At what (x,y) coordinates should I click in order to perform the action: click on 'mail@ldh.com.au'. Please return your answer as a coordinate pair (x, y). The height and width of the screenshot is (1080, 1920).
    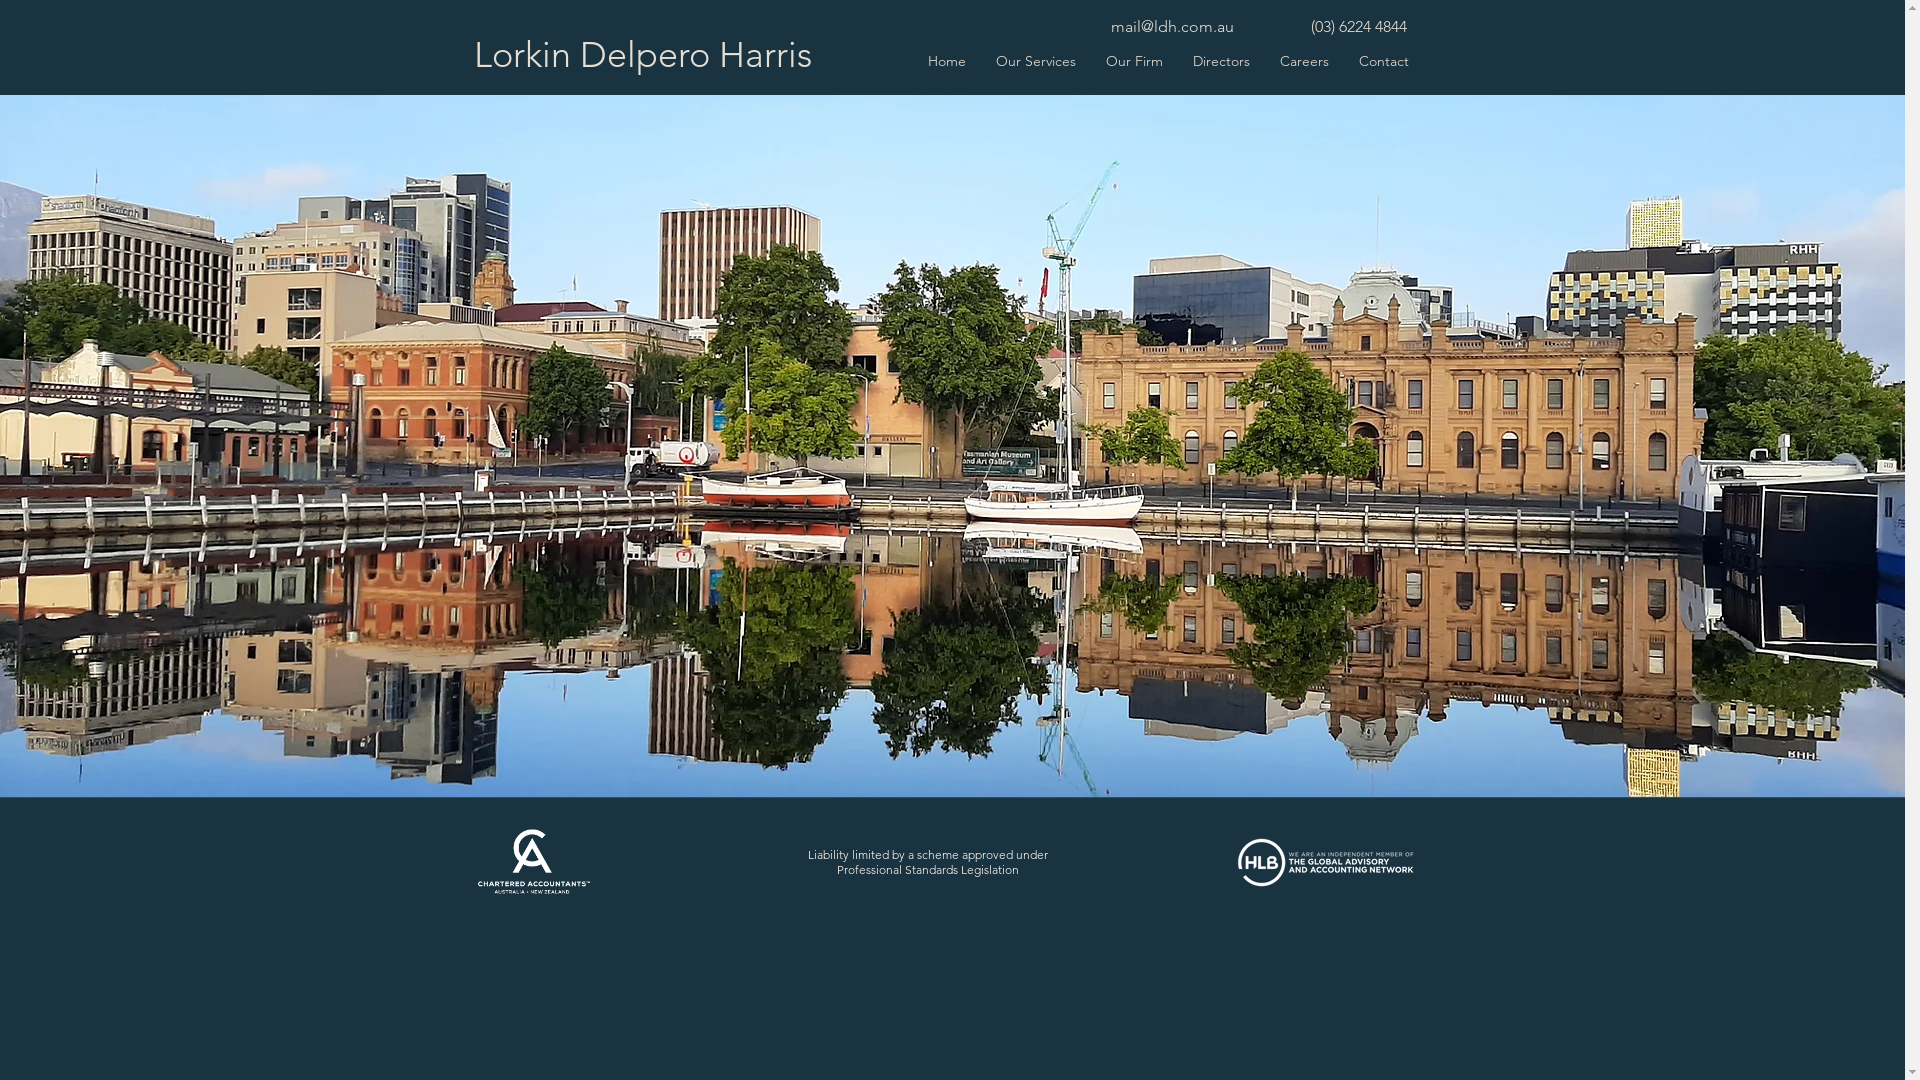
    Looking at the image, I should click on (1171, 26).